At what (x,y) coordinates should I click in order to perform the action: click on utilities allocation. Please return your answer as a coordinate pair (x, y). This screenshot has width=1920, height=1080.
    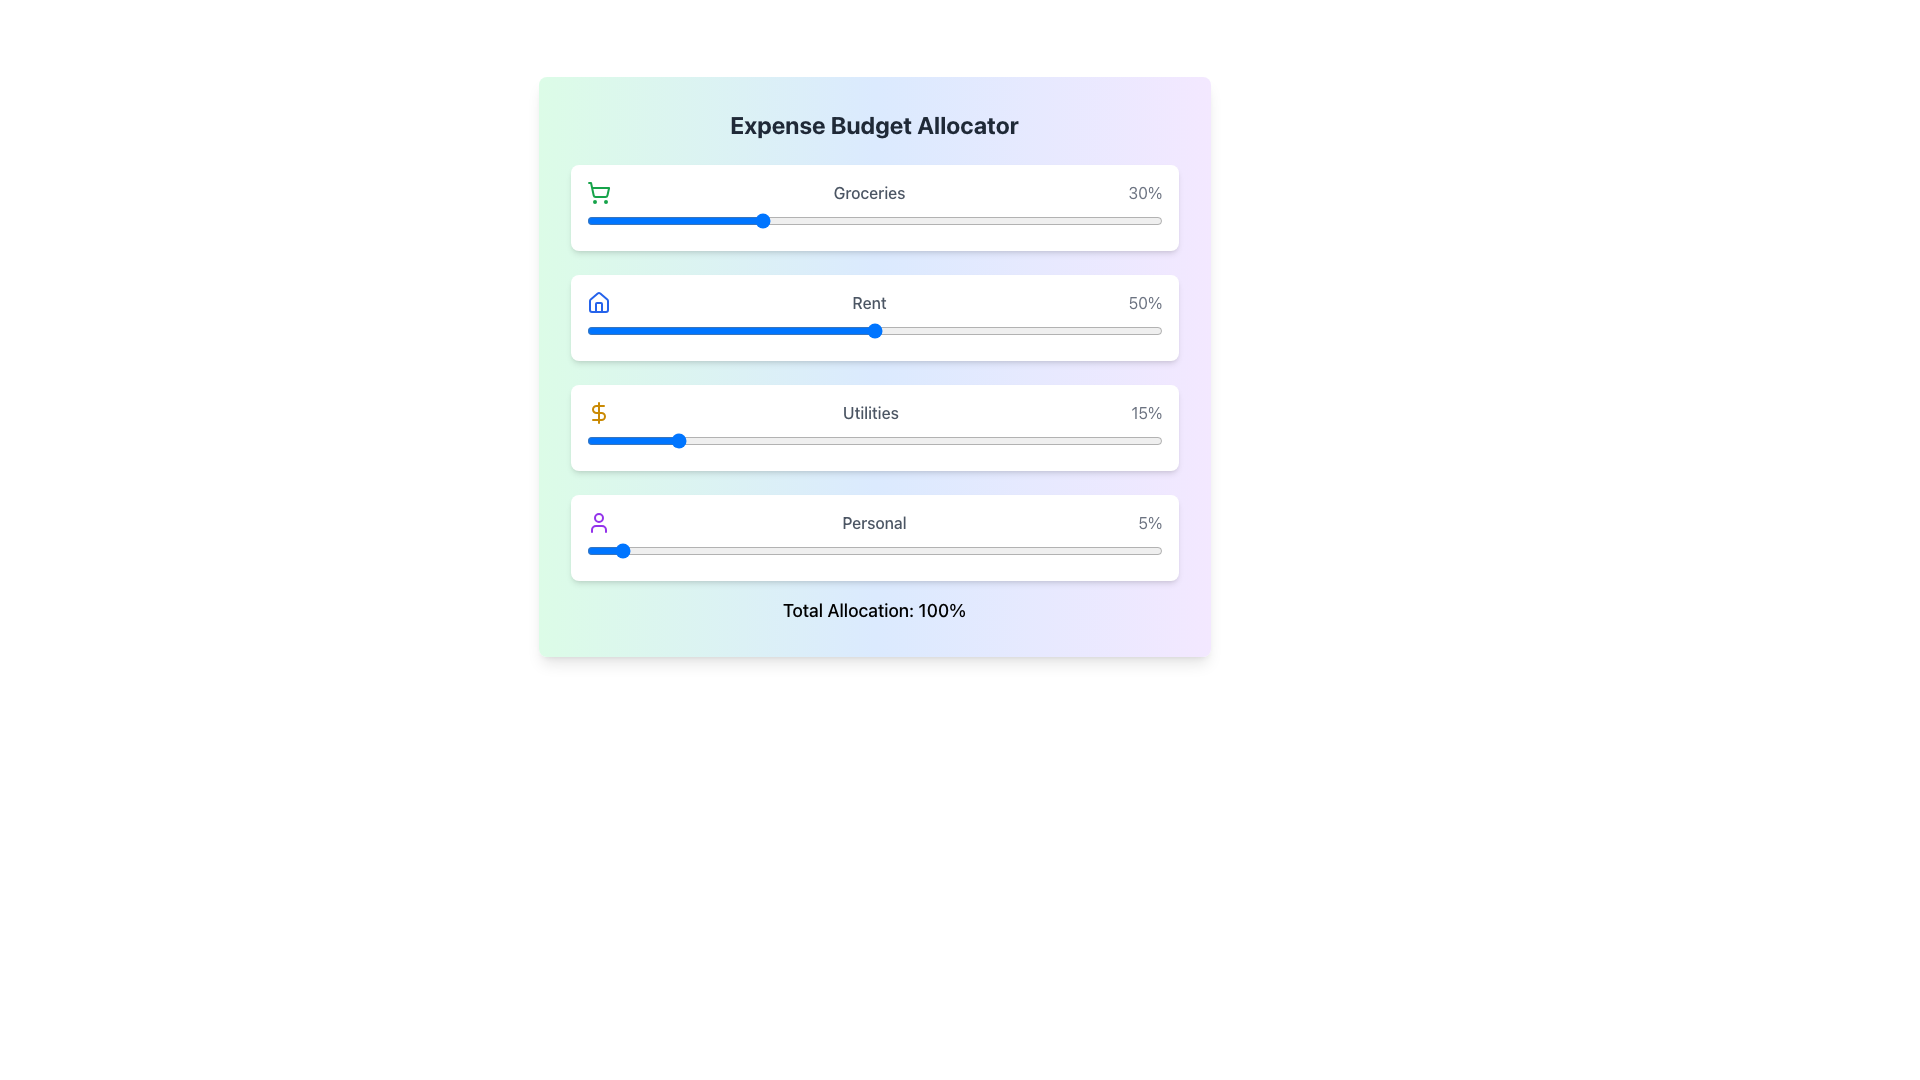
    Looking at the image, I should click on (798, 439).